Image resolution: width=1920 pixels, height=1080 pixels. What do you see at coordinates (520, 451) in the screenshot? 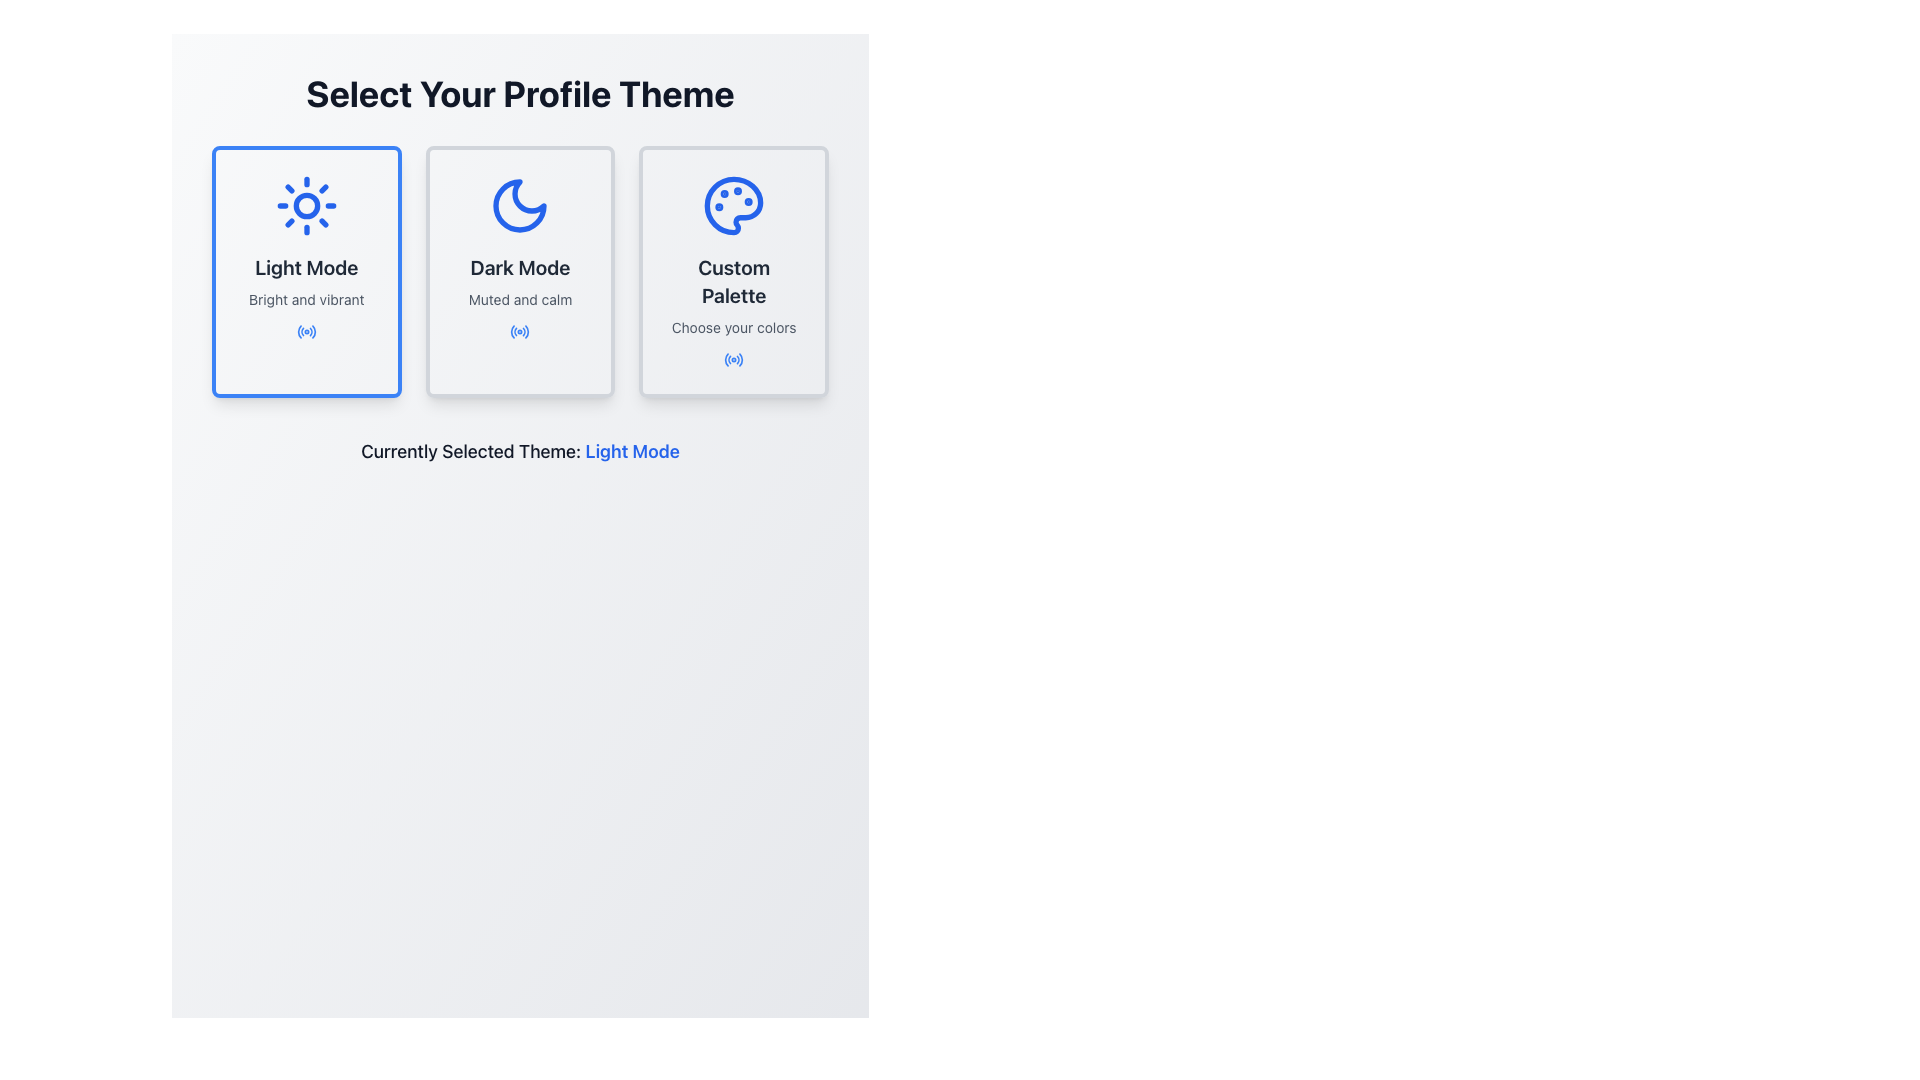
I see `the text label displaying 'Currently Selected Theme: Light Mode', which is centered below the theme selection cards` at bounding box center [520, 451].